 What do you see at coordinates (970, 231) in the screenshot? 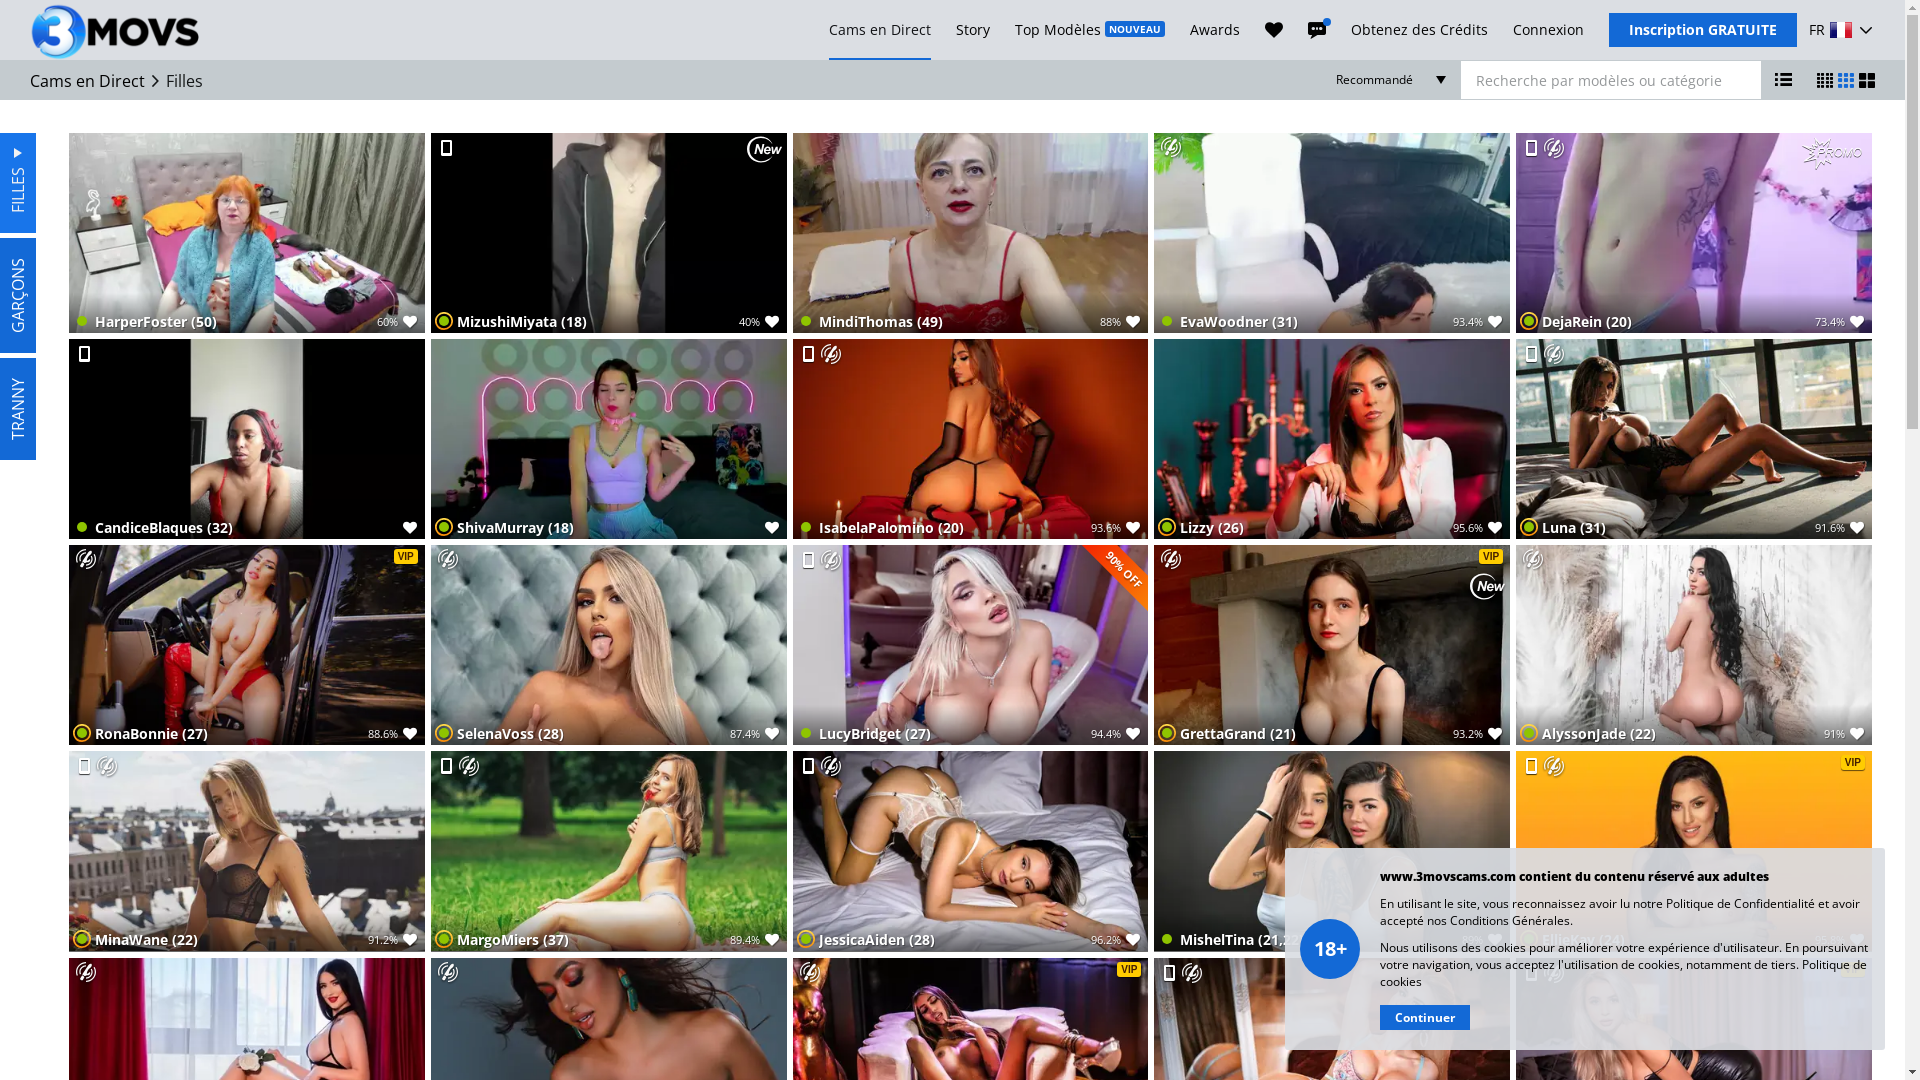
I see `'MindiThomas (49)` at bounding box center [970, 231].